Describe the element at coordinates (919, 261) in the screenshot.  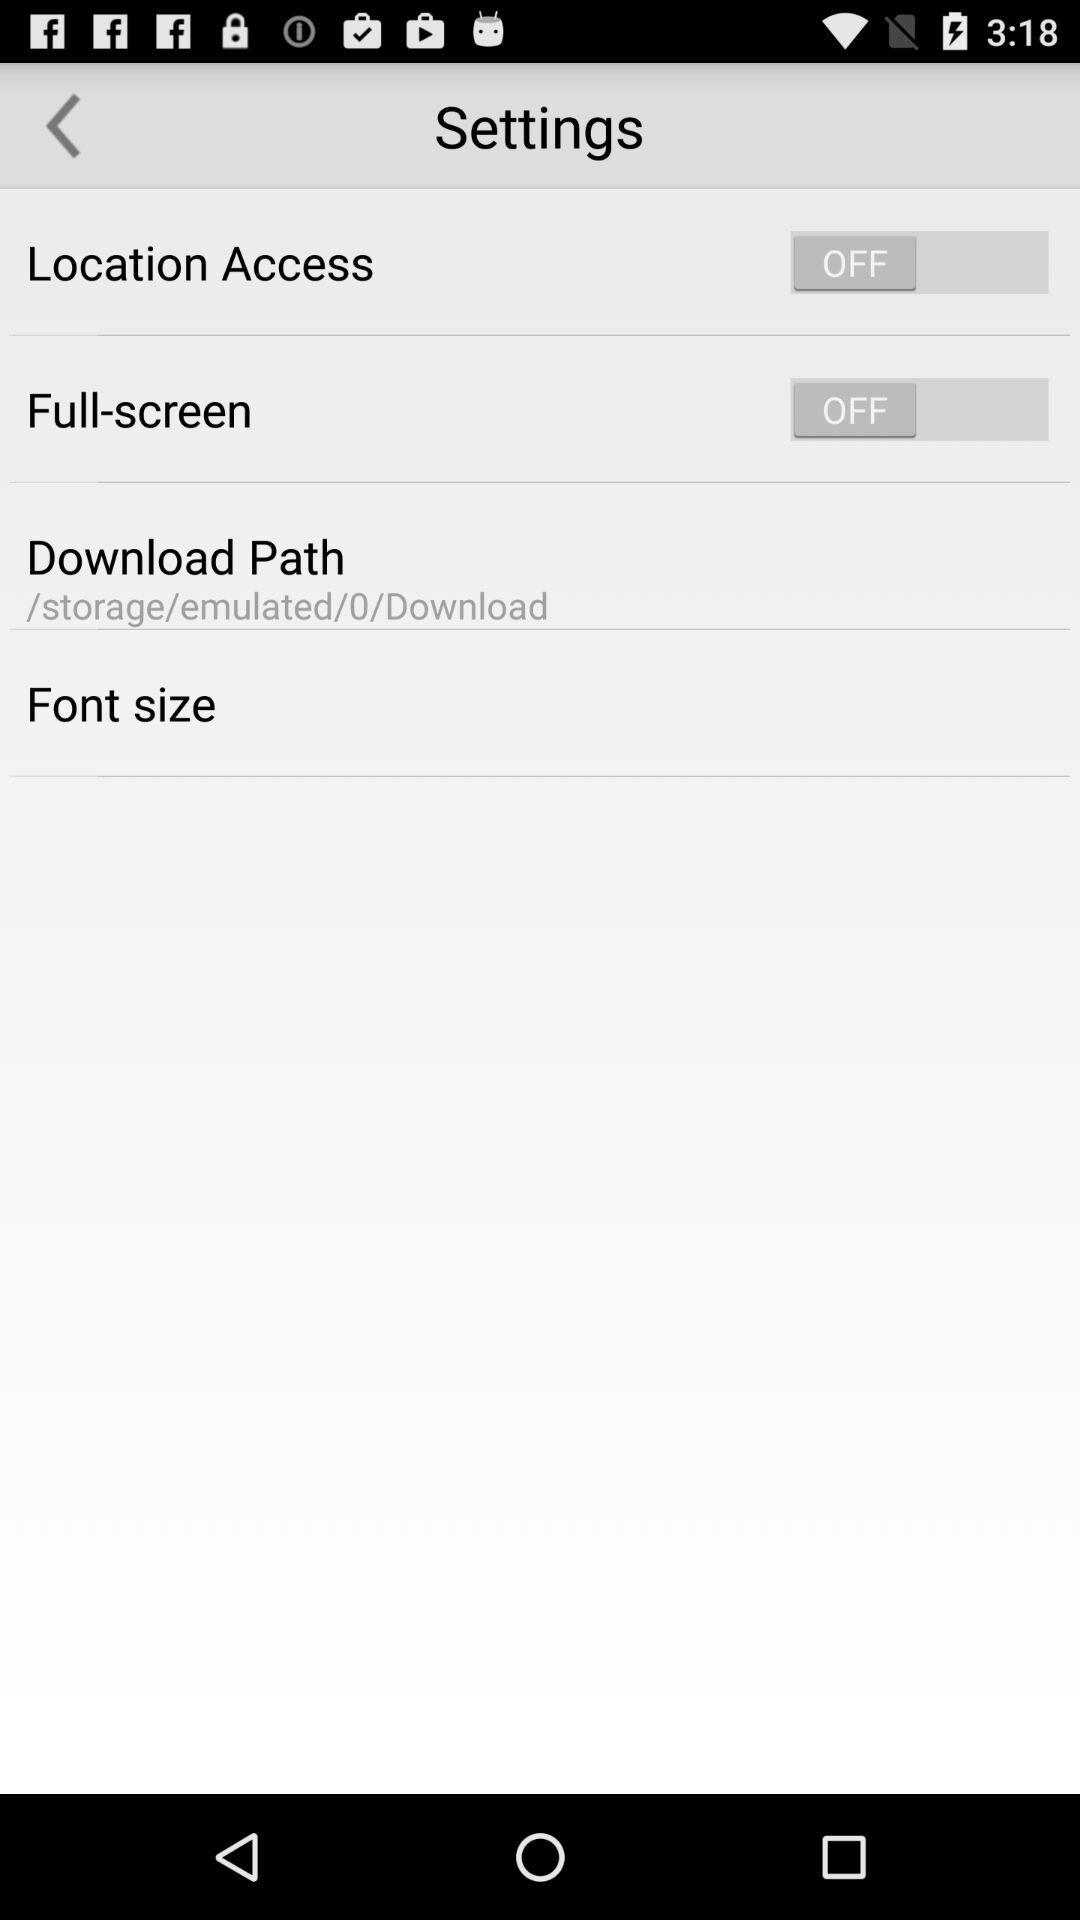
I see `location activation slider` at that location.